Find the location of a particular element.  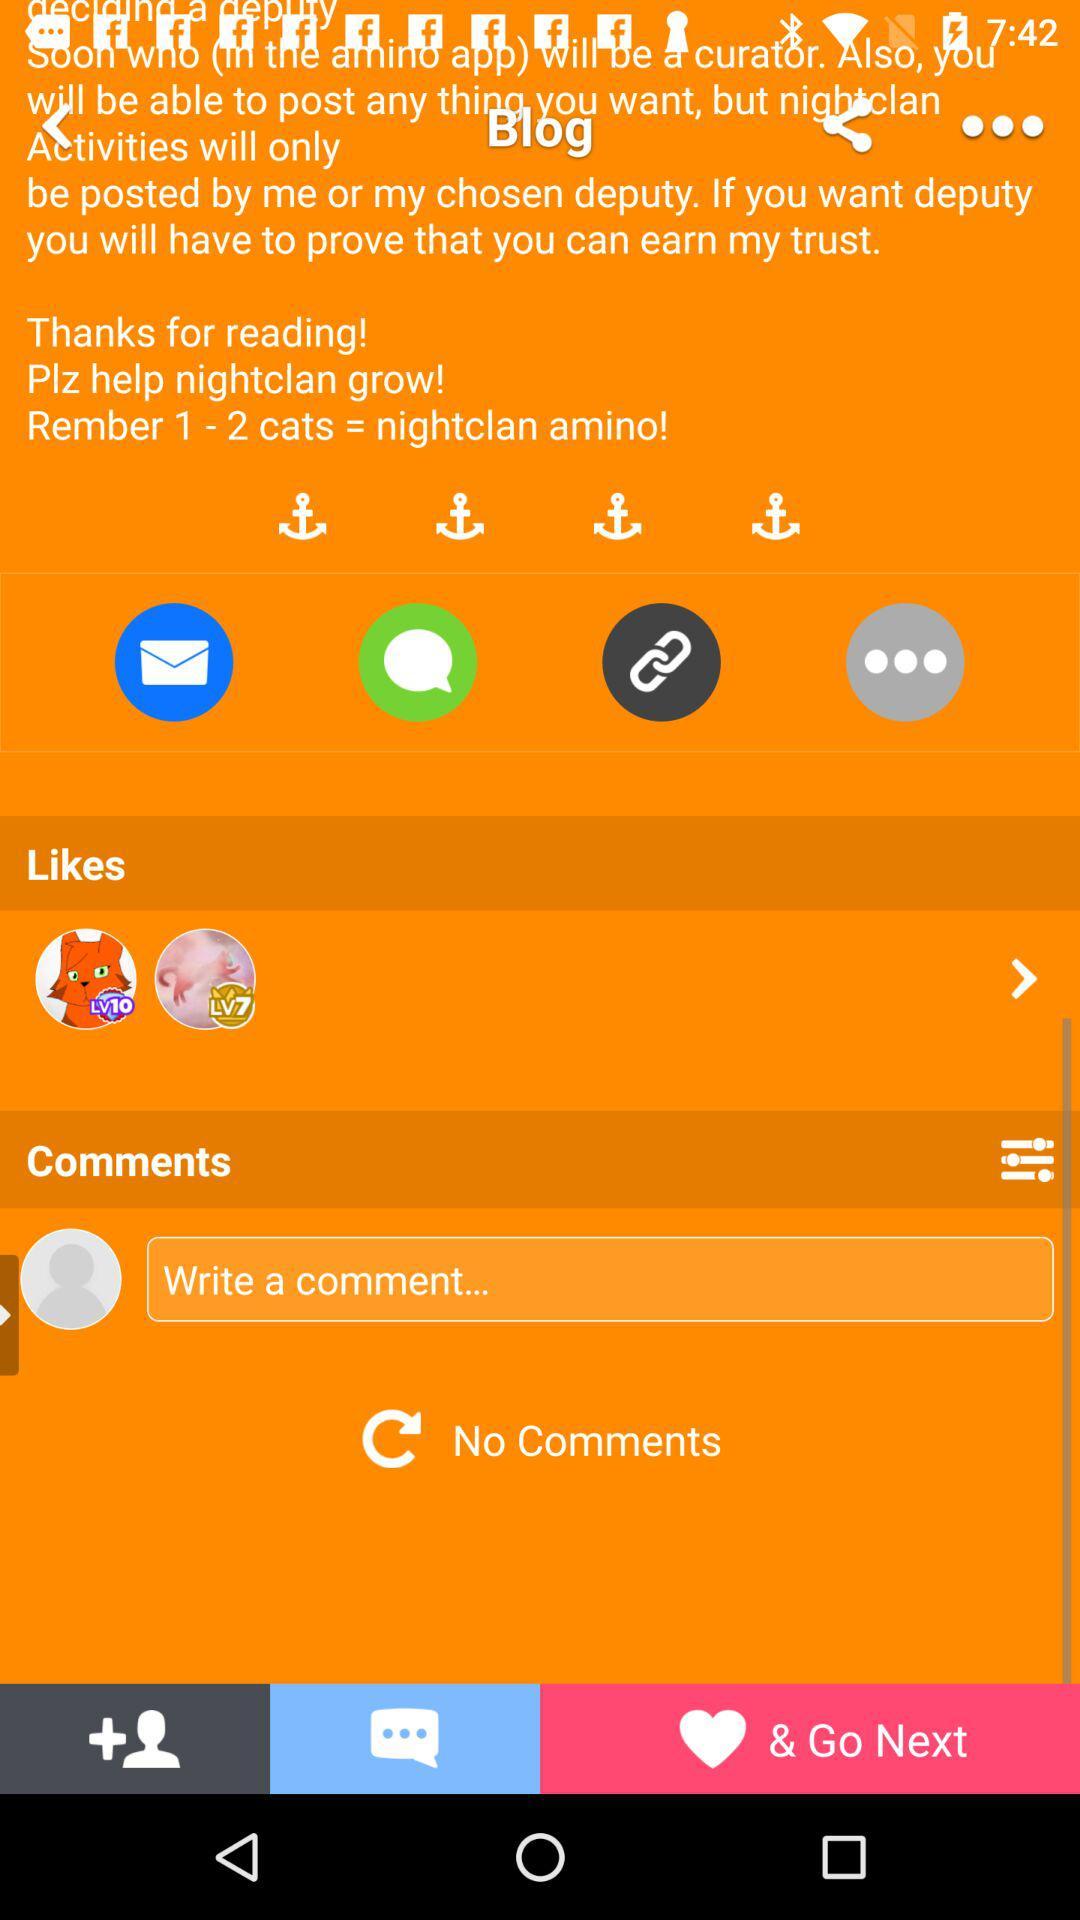

the message icon is located at coordinates (405, 1737).